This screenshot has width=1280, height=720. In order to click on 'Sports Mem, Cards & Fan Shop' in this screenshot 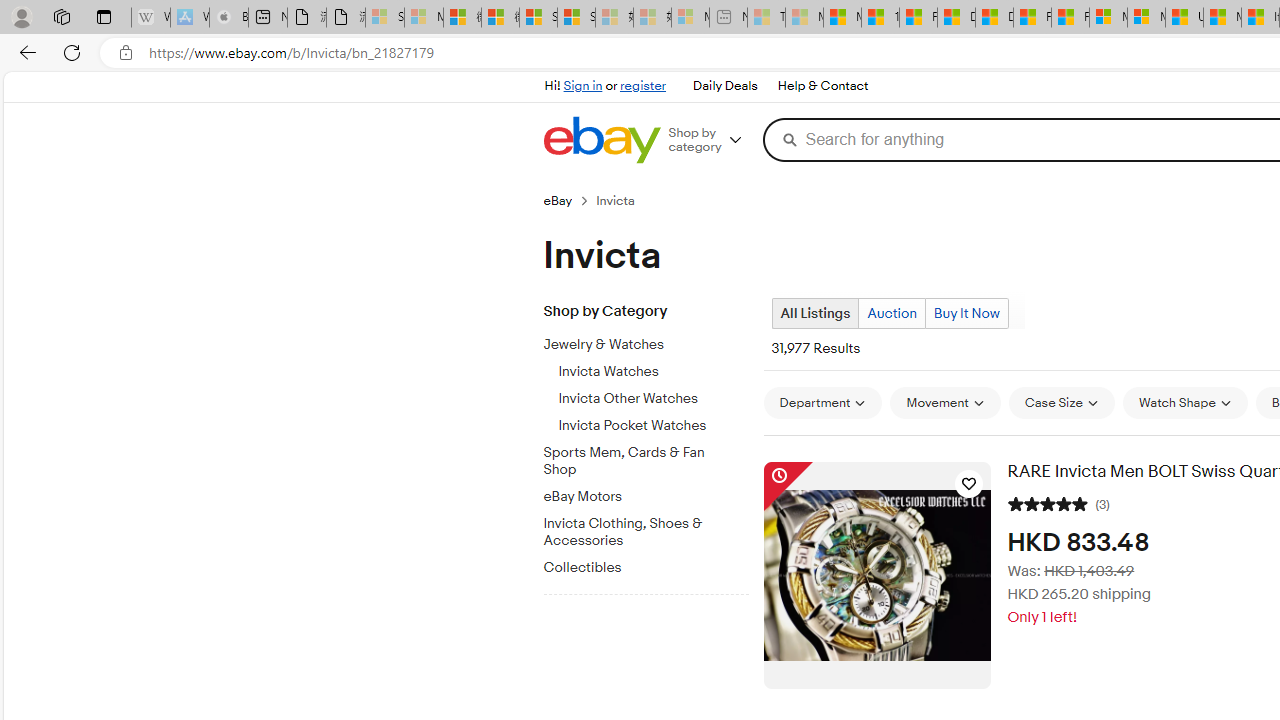, I will do `click(637, 462)`.